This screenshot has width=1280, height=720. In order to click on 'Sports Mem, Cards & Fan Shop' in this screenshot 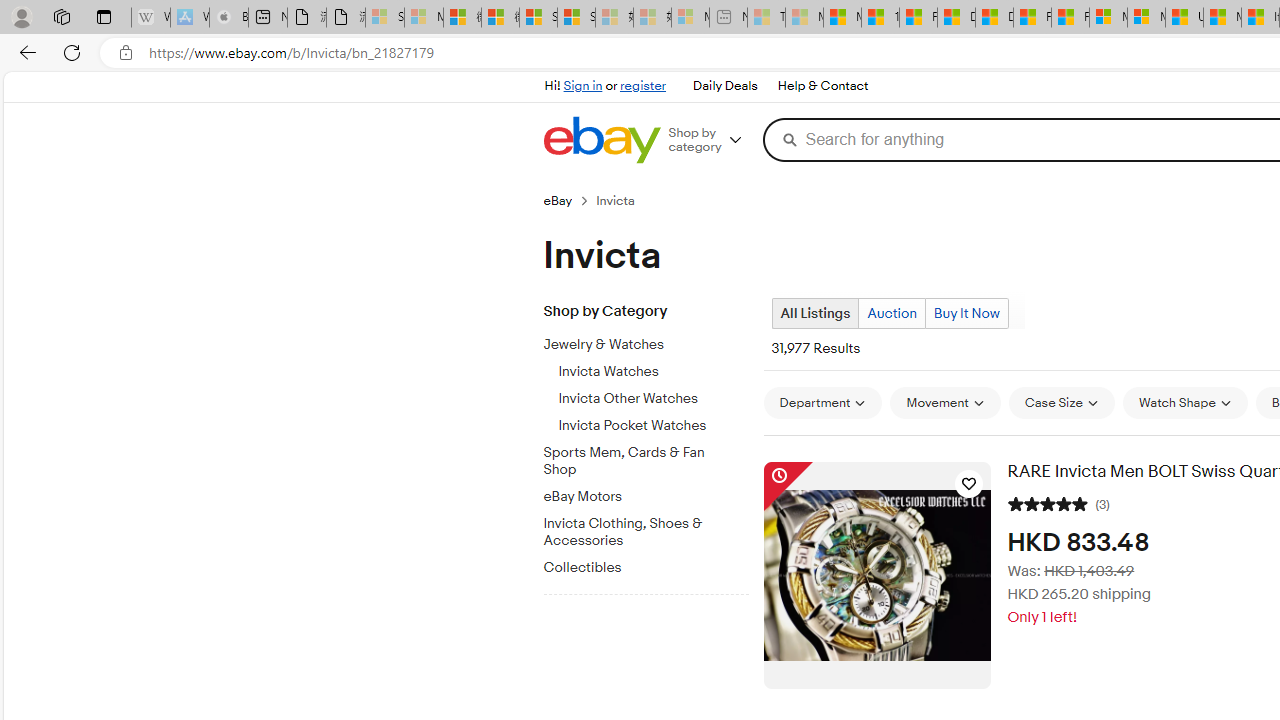, I will do `click(637, 462)`.